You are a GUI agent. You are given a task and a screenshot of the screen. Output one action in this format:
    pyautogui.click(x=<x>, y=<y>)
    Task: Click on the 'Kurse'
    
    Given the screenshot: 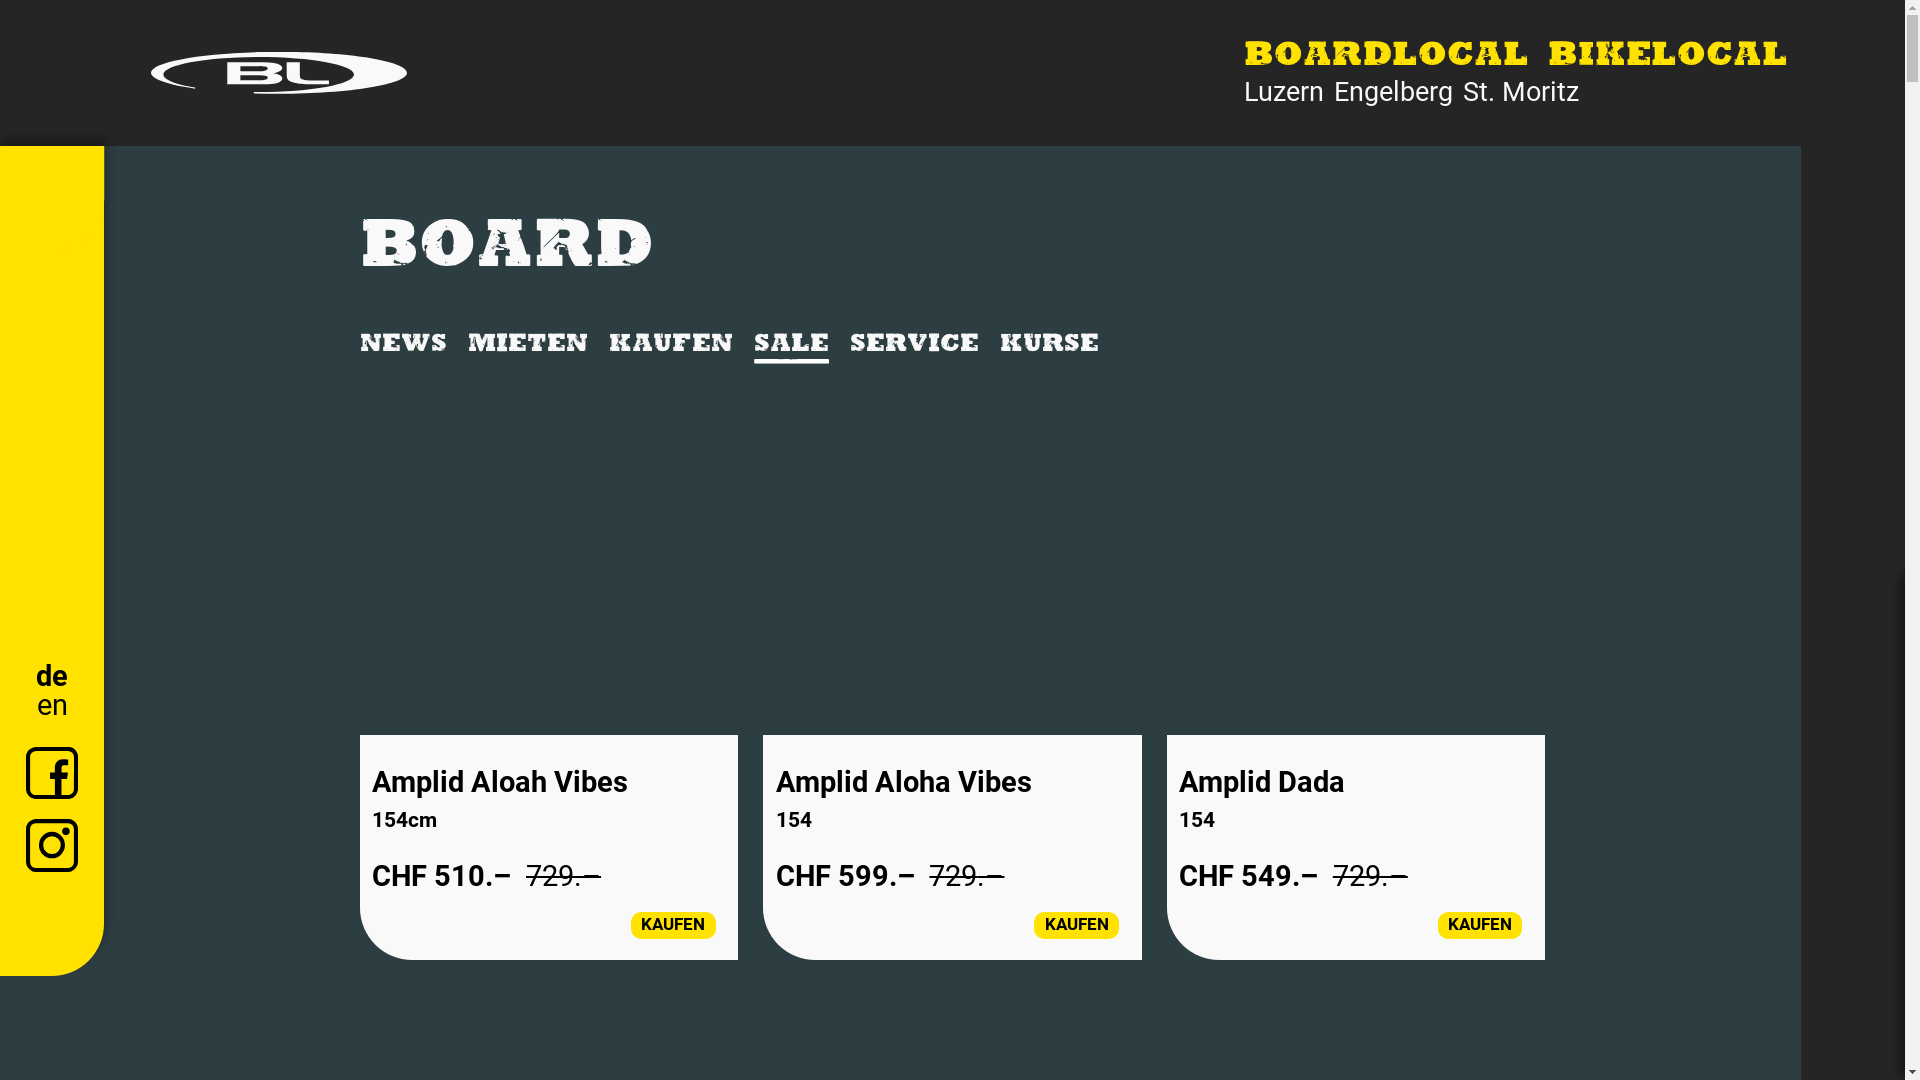 What is the action you would take?
    pyautogui.click(x=1048, y=344)
    